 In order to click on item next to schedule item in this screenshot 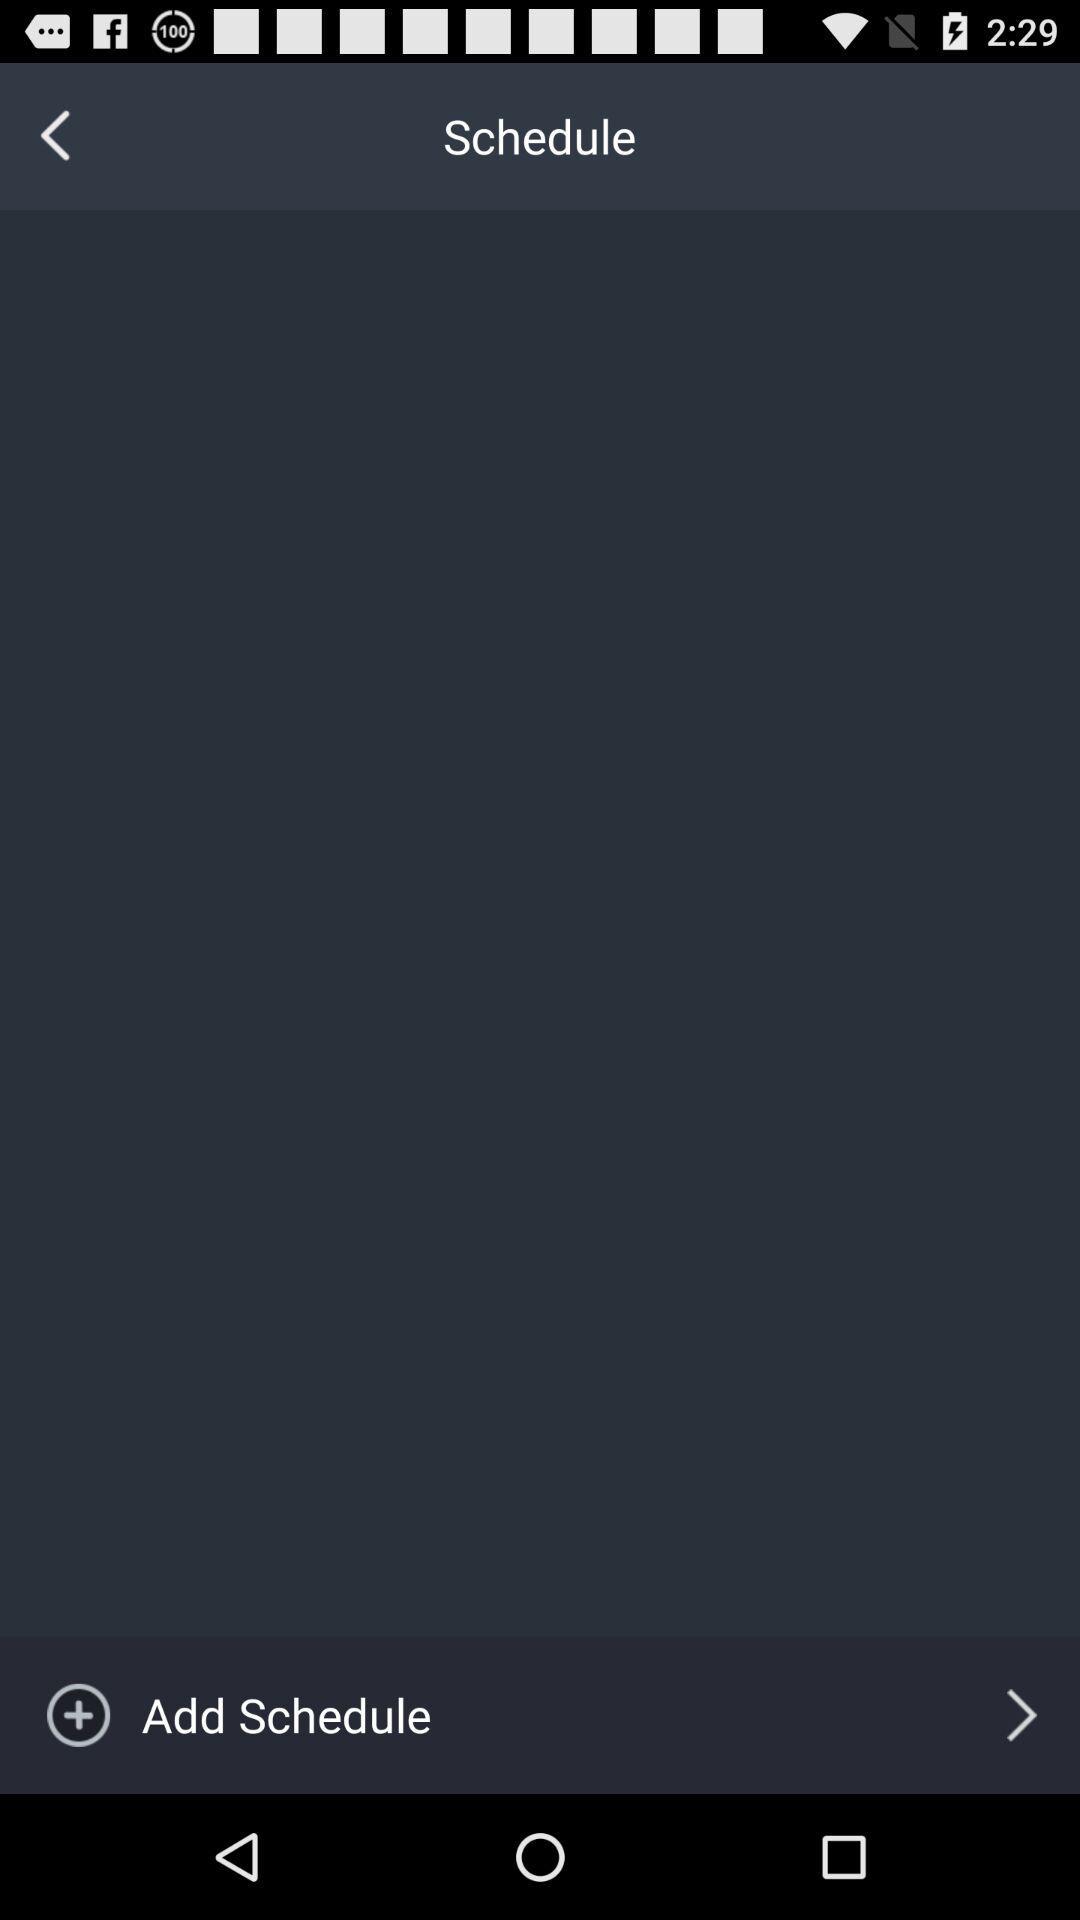, I will do `click(55, 135)`.